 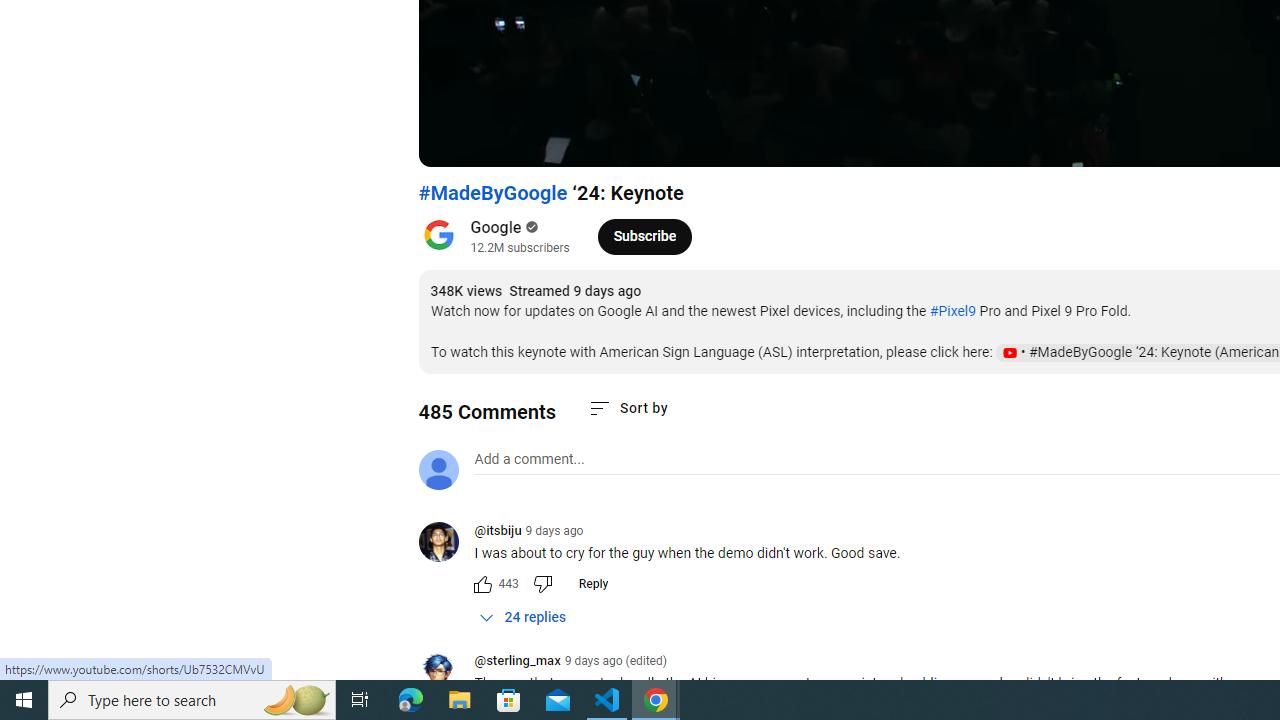 I want to click on '9 days ago', so click(x=554, y=530).